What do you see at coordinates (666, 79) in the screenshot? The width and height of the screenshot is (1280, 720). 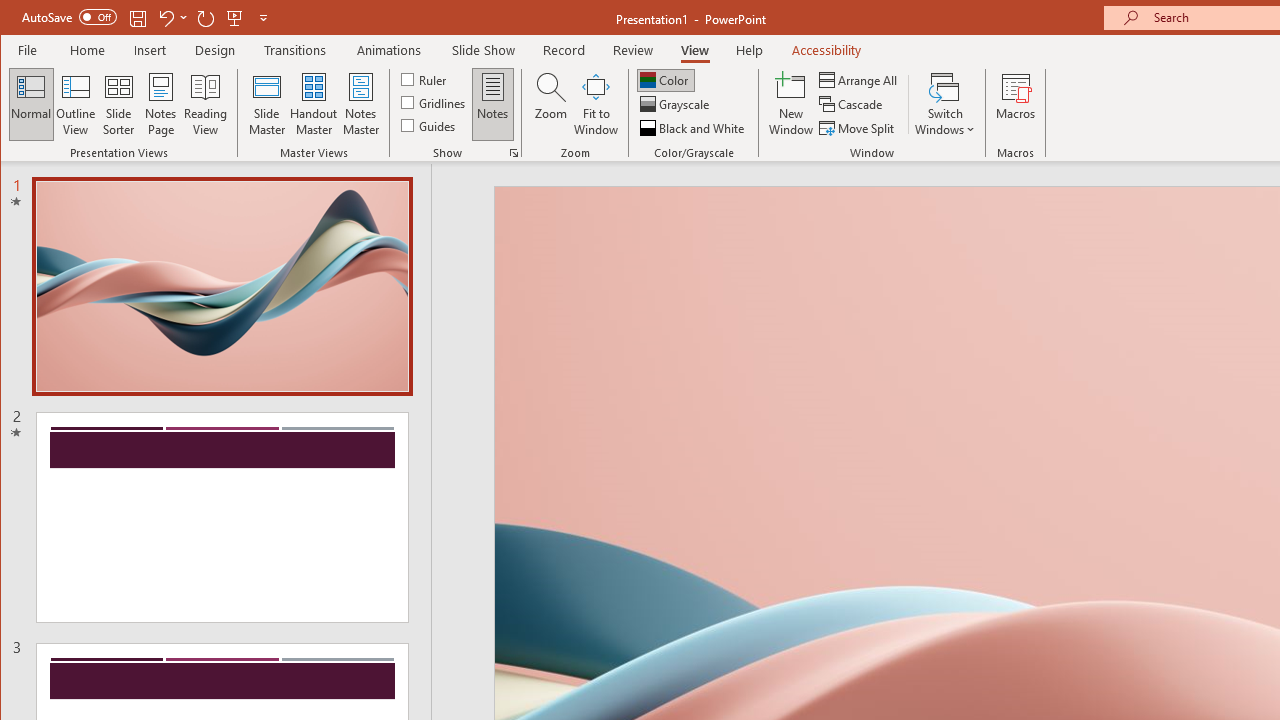 I see `'Color'` at bounding box center [666, 79].